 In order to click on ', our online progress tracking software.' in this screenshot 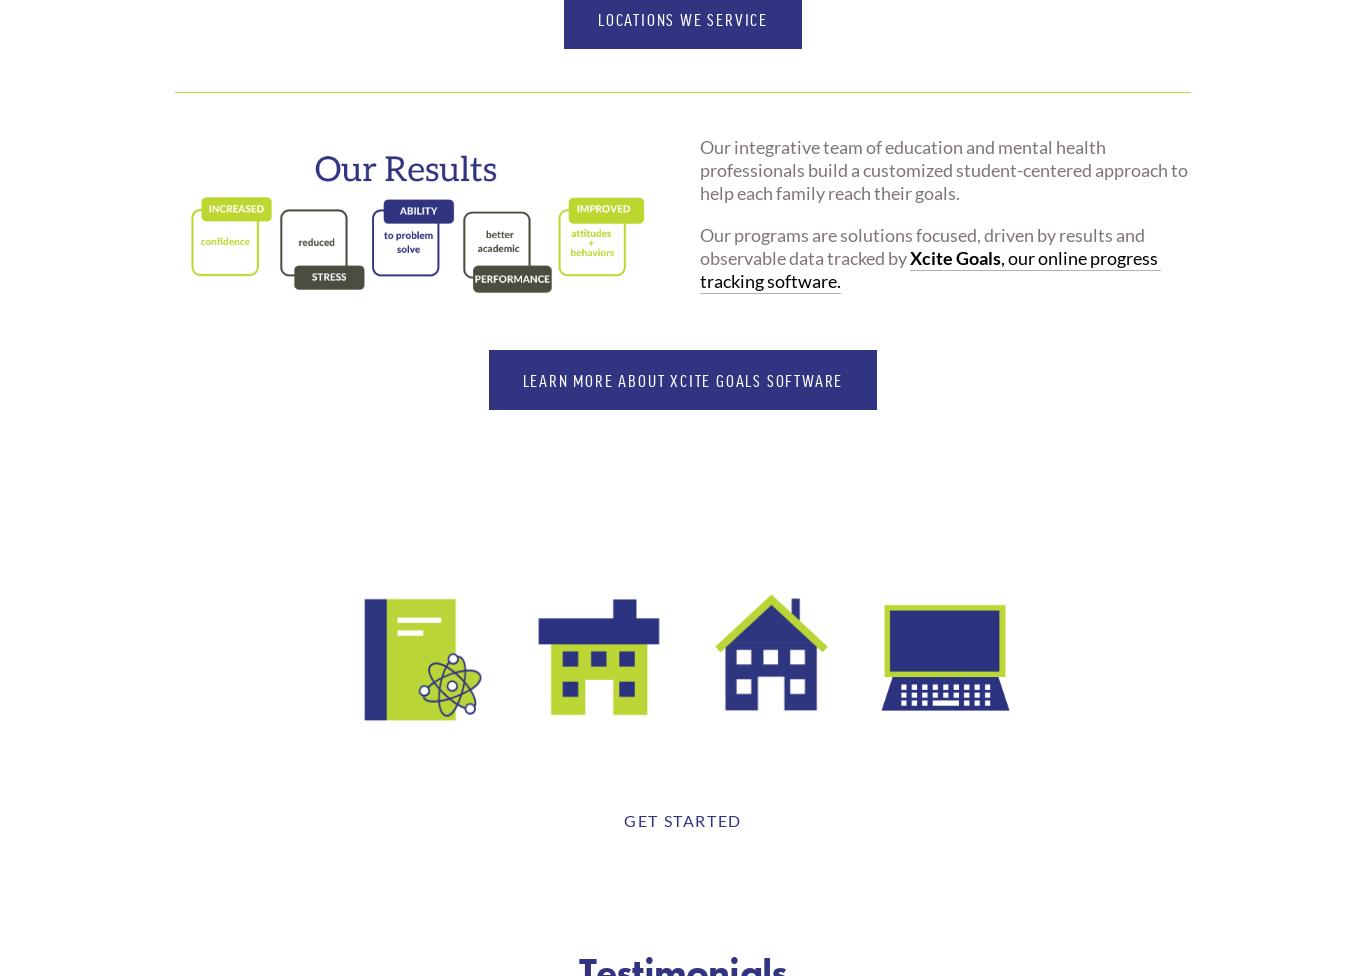, I will do `click(930, 269)`.